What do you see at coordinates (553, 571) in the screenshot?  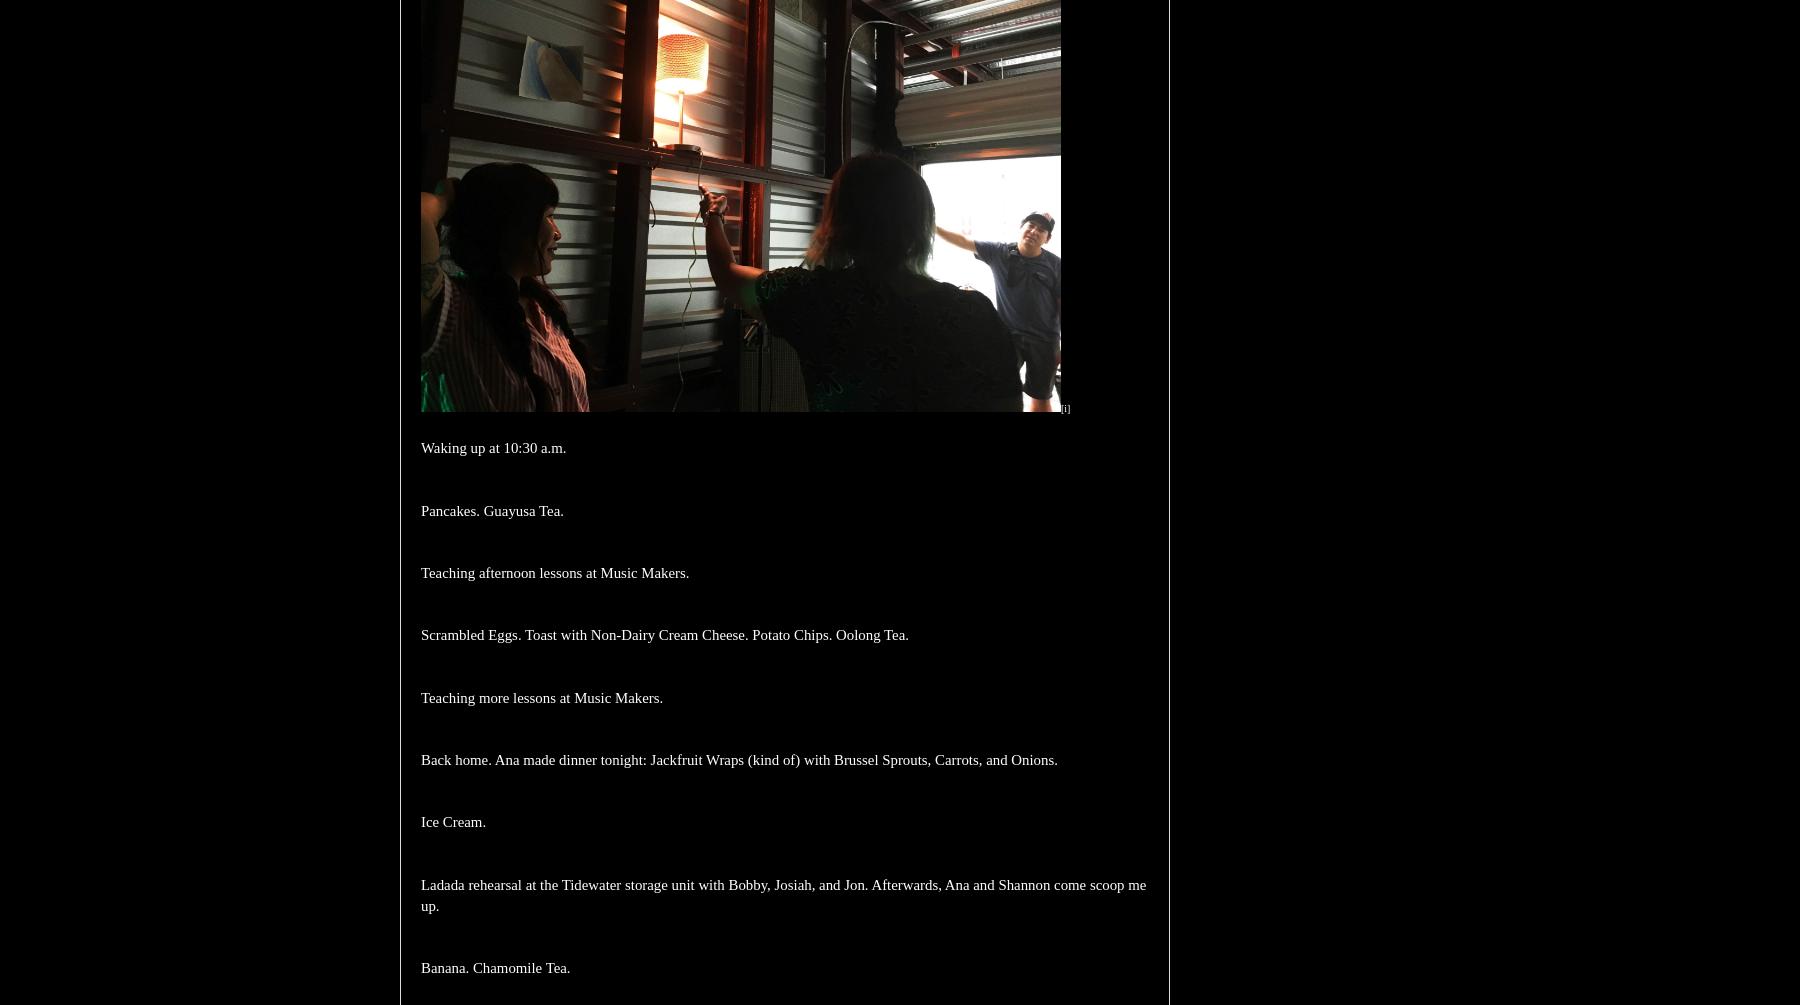 I see `'Teaching afternoon lessons at Music Makers.'` at bounding box center [553, 571].